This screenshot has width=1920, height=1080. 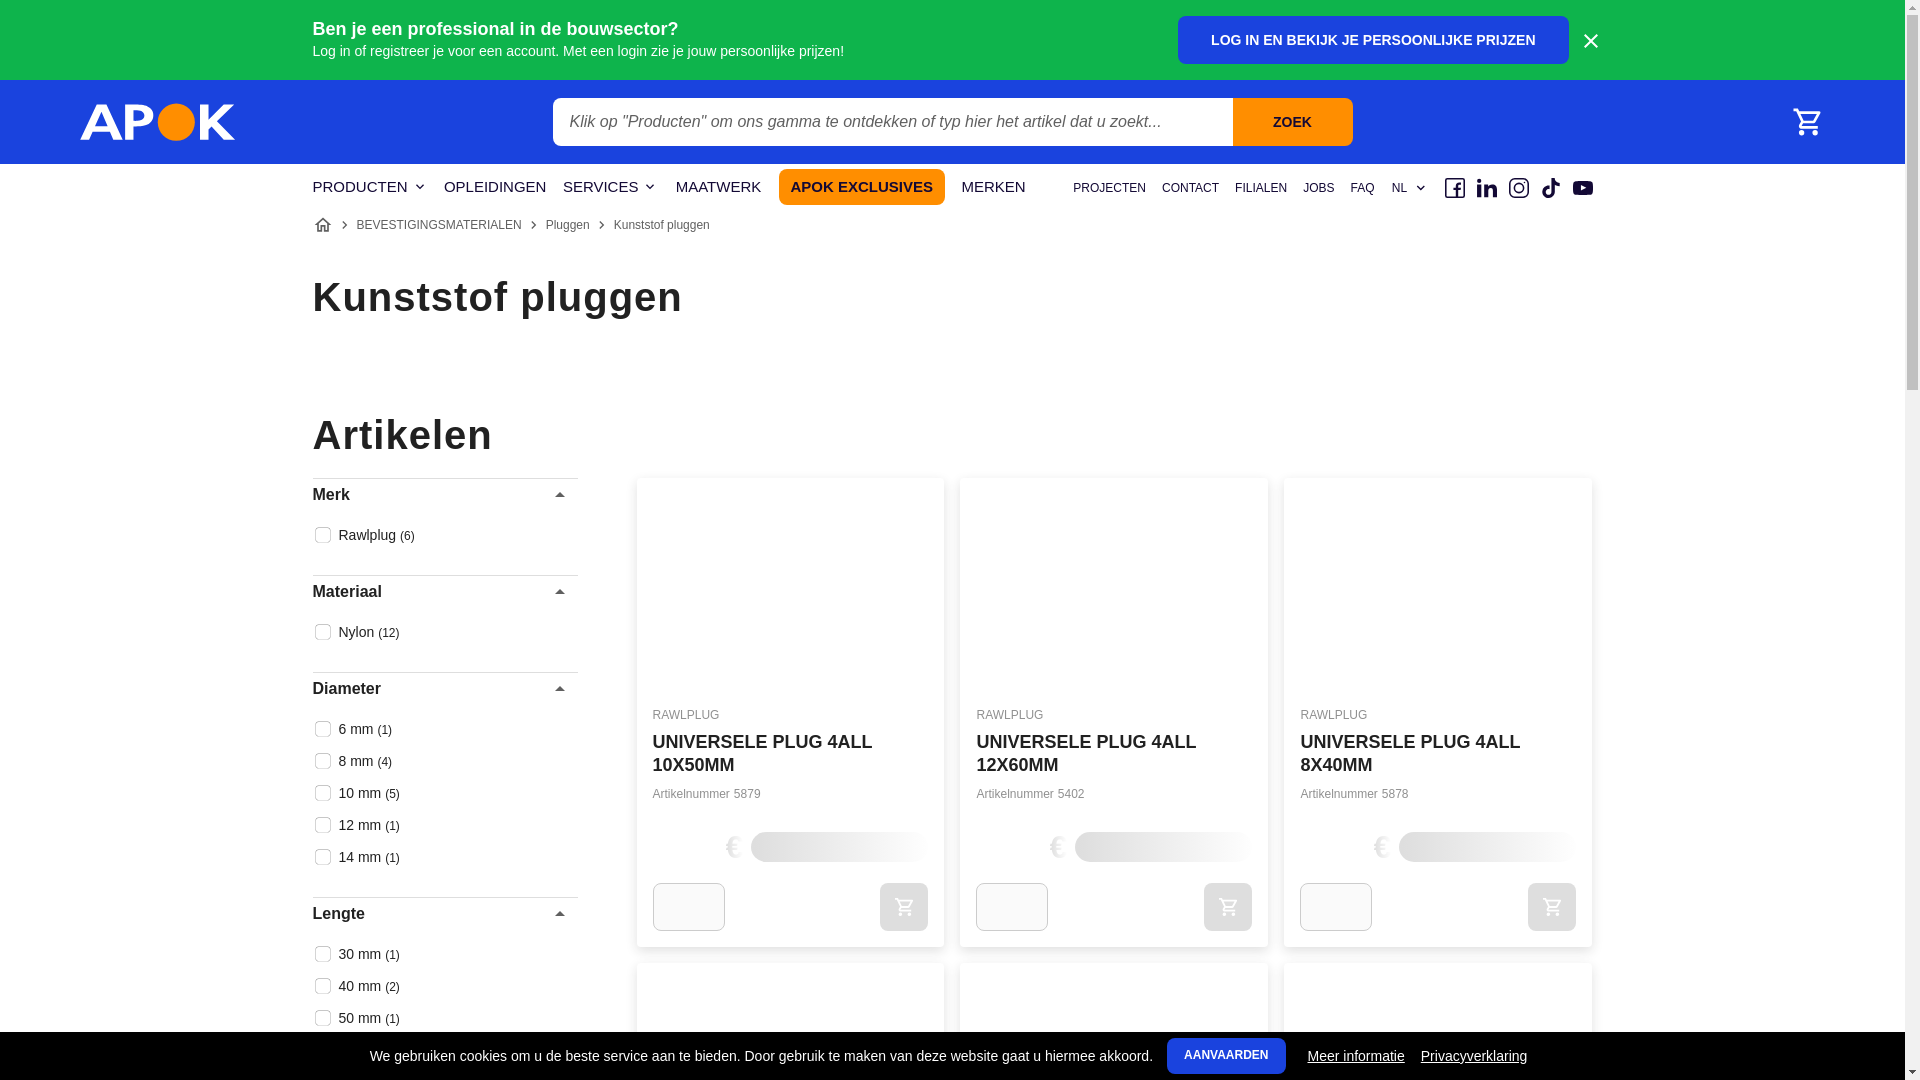 What do you see at coordinates (1291, 122) in the screenshot?
I see `'ZOEK'` at bounding box center [1291, 122].